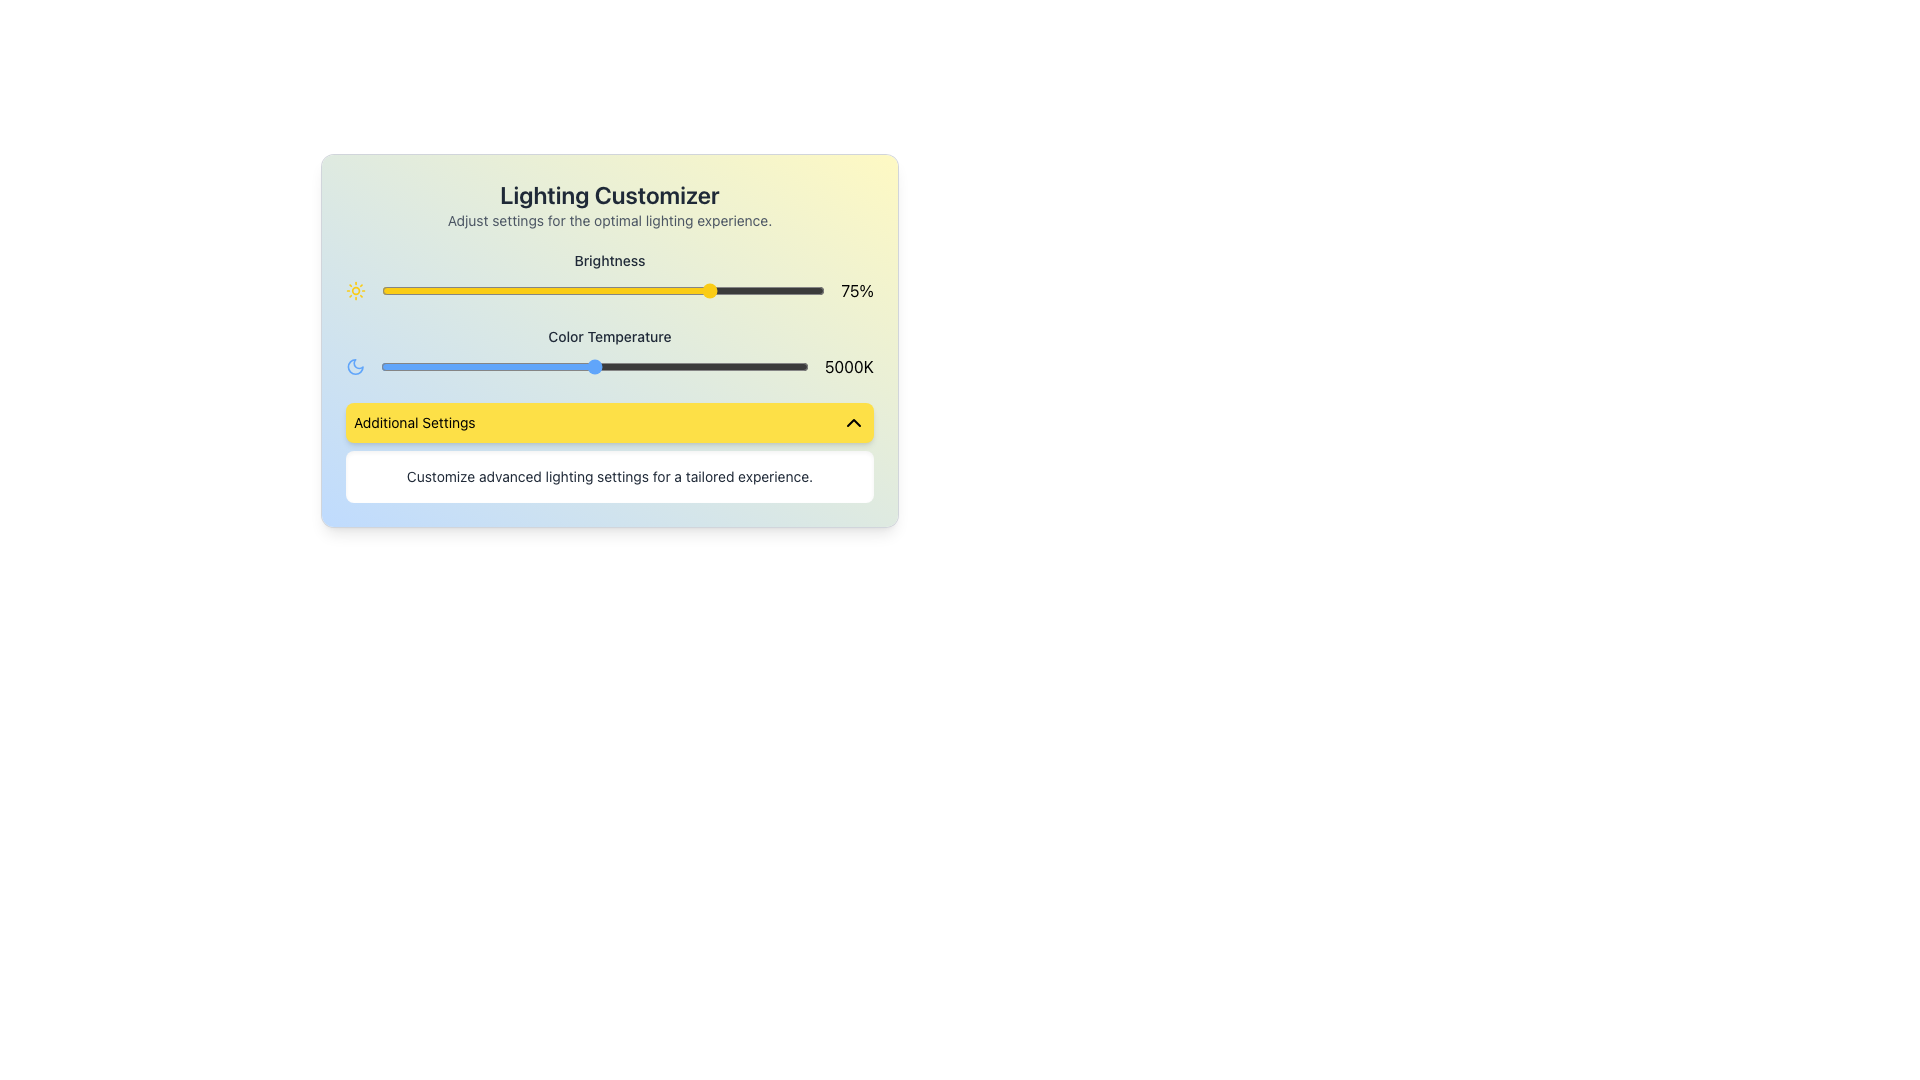 The height and width of the screenshot is (1080, 1920). I want to click on the brightness level, so click(501, 290).